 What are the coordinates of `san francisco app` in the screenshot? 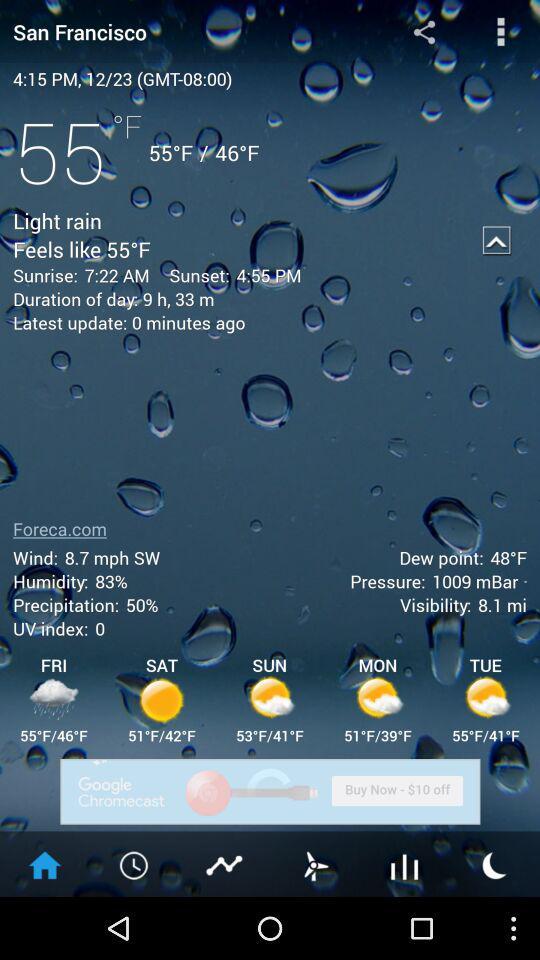 It's located at (179, 30).